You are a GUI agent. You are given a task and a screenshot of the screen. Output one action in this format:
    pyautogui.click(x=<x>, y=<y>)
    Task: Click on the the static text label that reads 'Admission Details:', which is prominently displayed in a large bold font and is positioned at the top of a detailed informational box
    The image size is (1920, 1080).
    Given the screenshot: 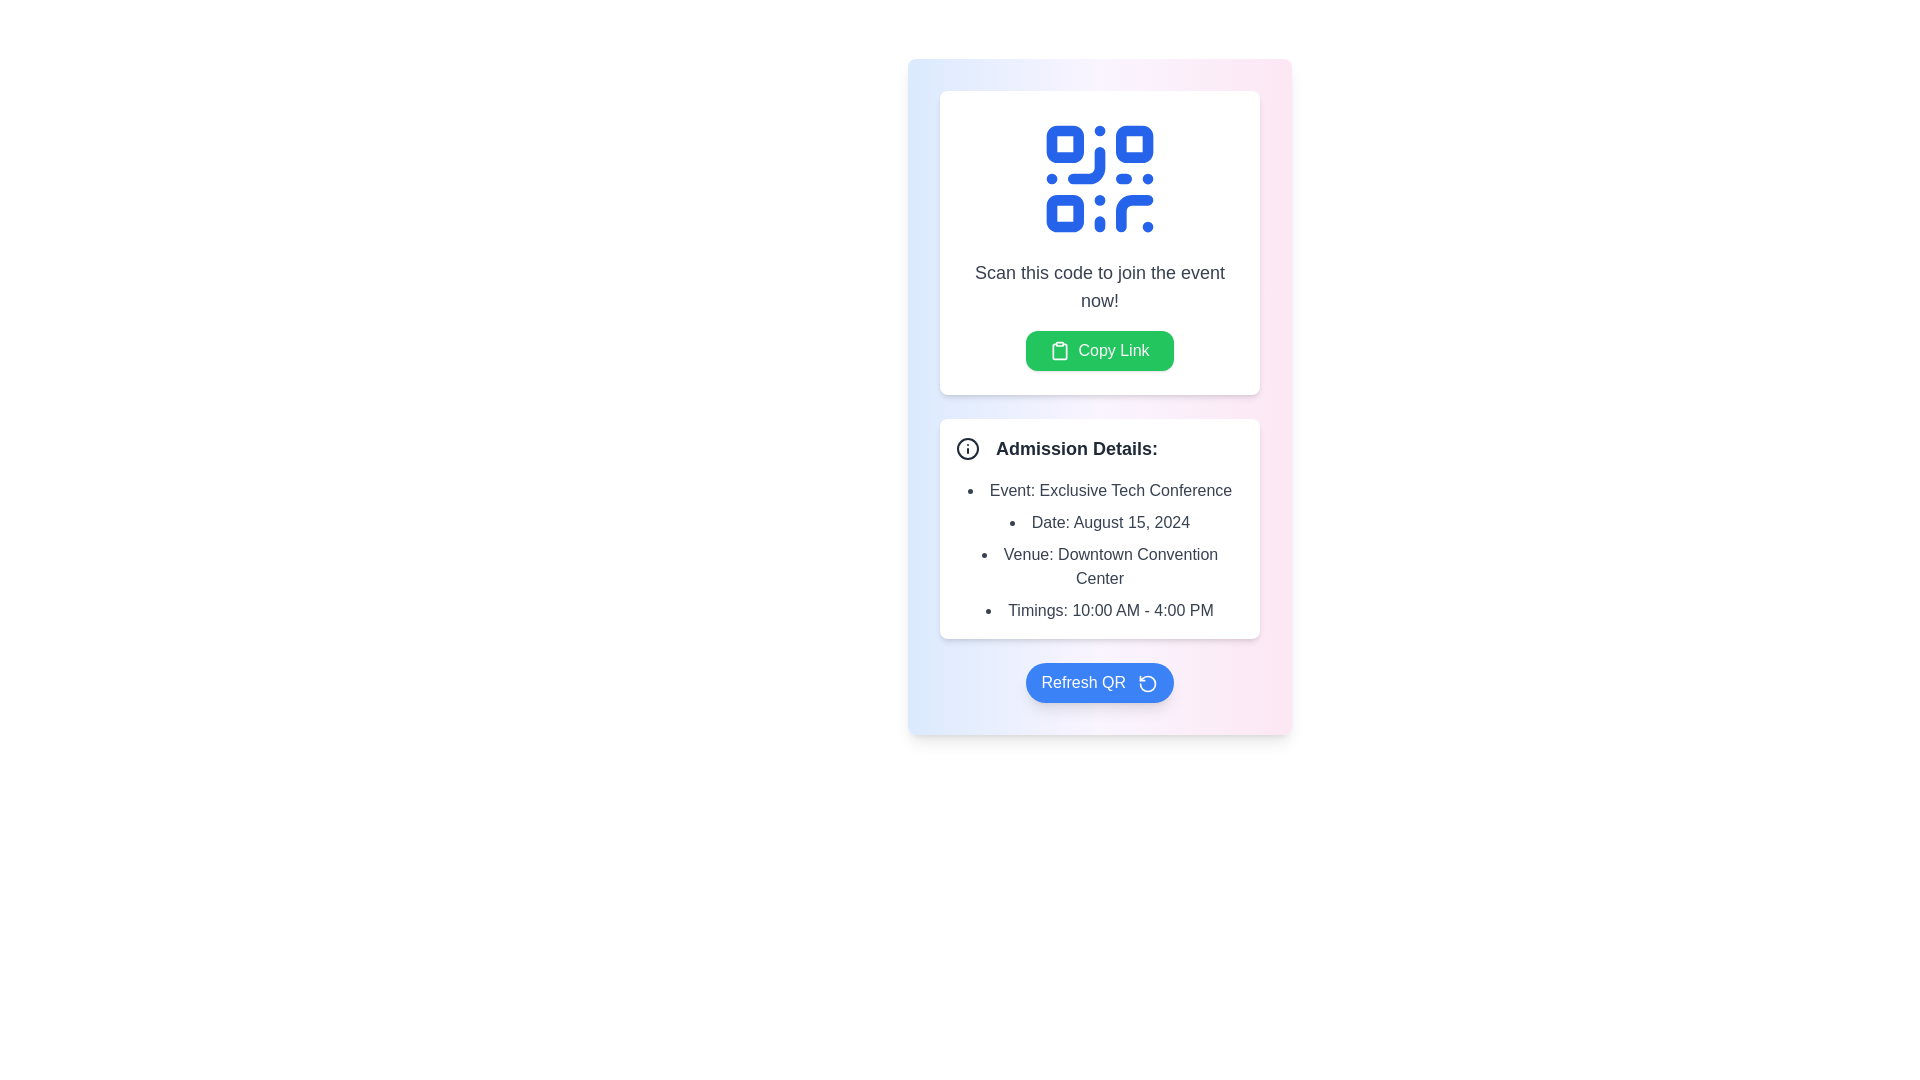 What is the action you would take?
    pyautogui.click(x=1075, y=447)
    